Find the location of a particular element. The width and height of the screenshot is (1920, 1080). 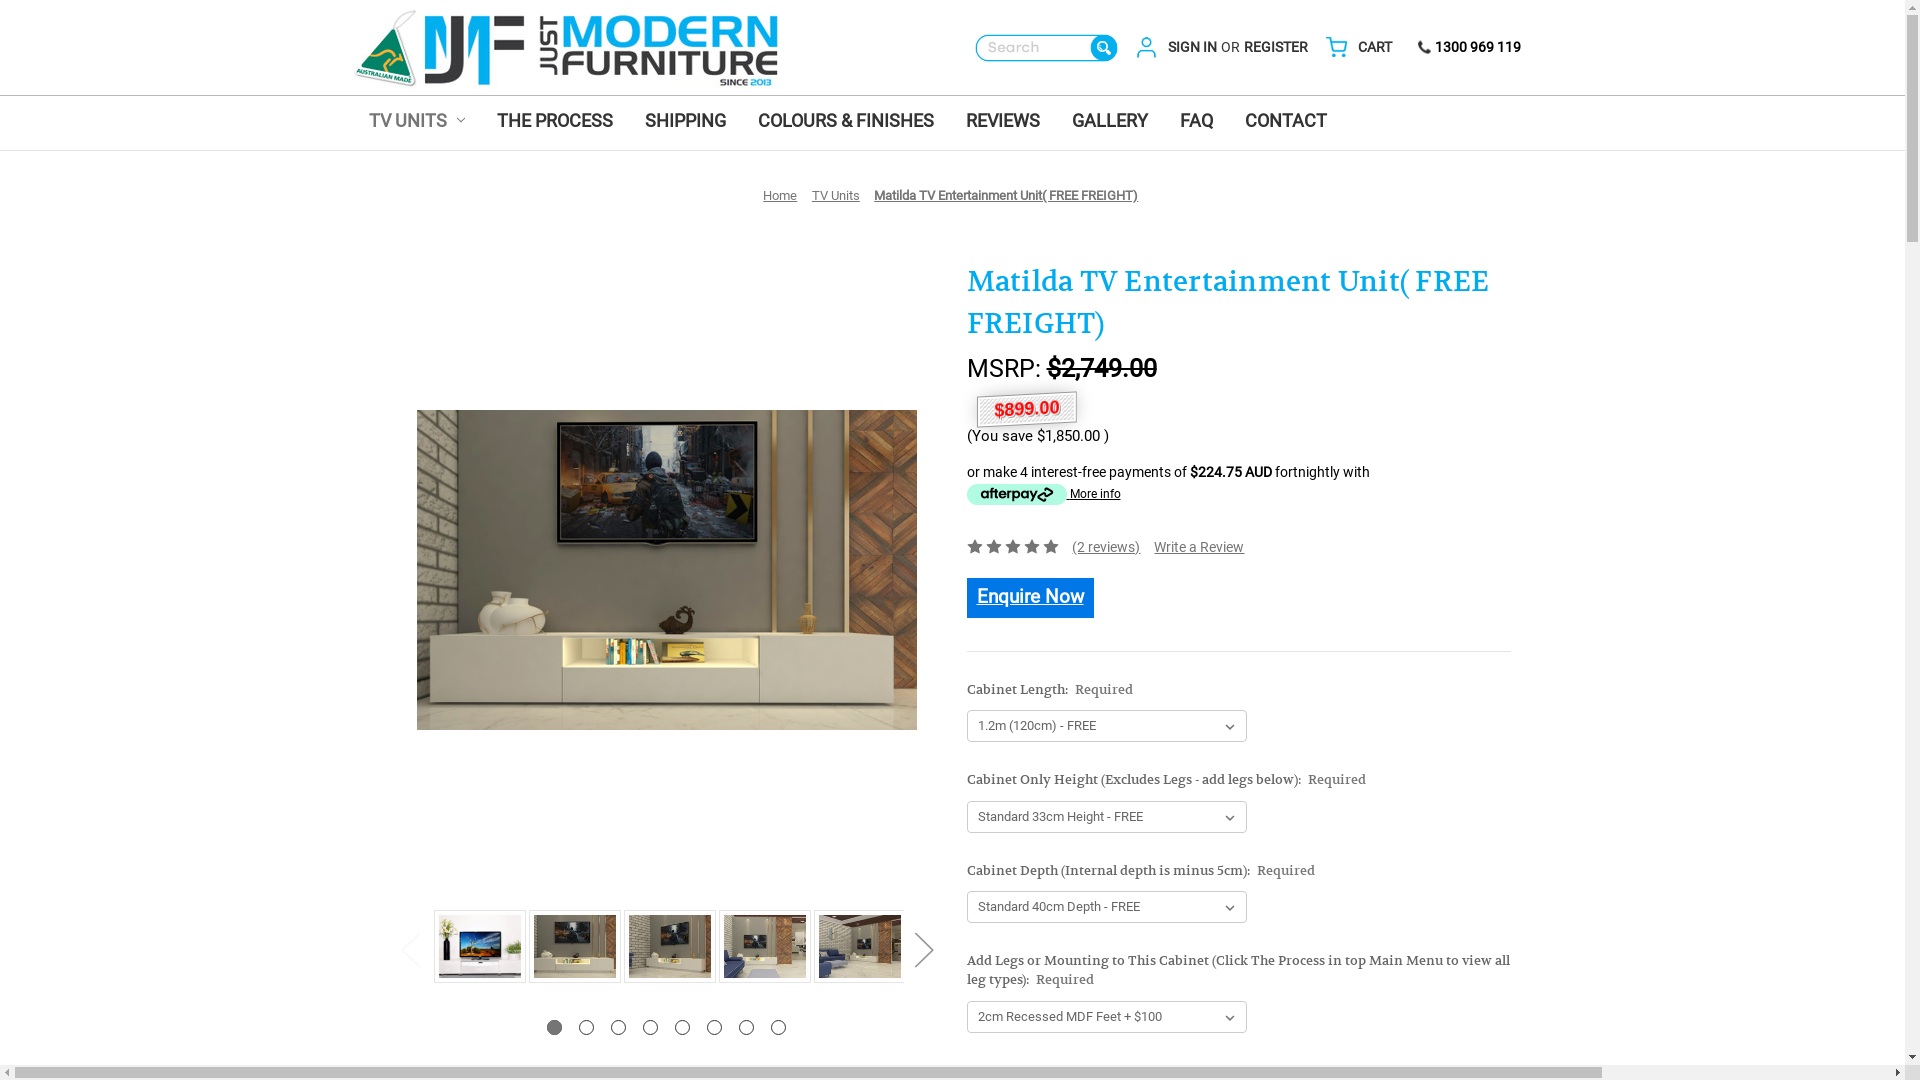

'THE PROCESS' is located at coordinates (555, 123).